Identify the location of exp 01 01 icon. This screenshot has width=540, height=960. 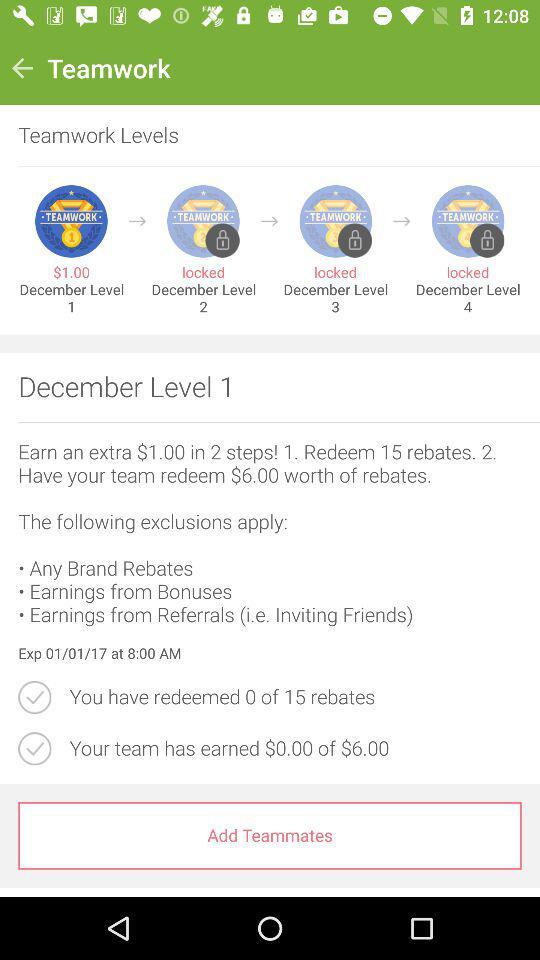
(270, 653).